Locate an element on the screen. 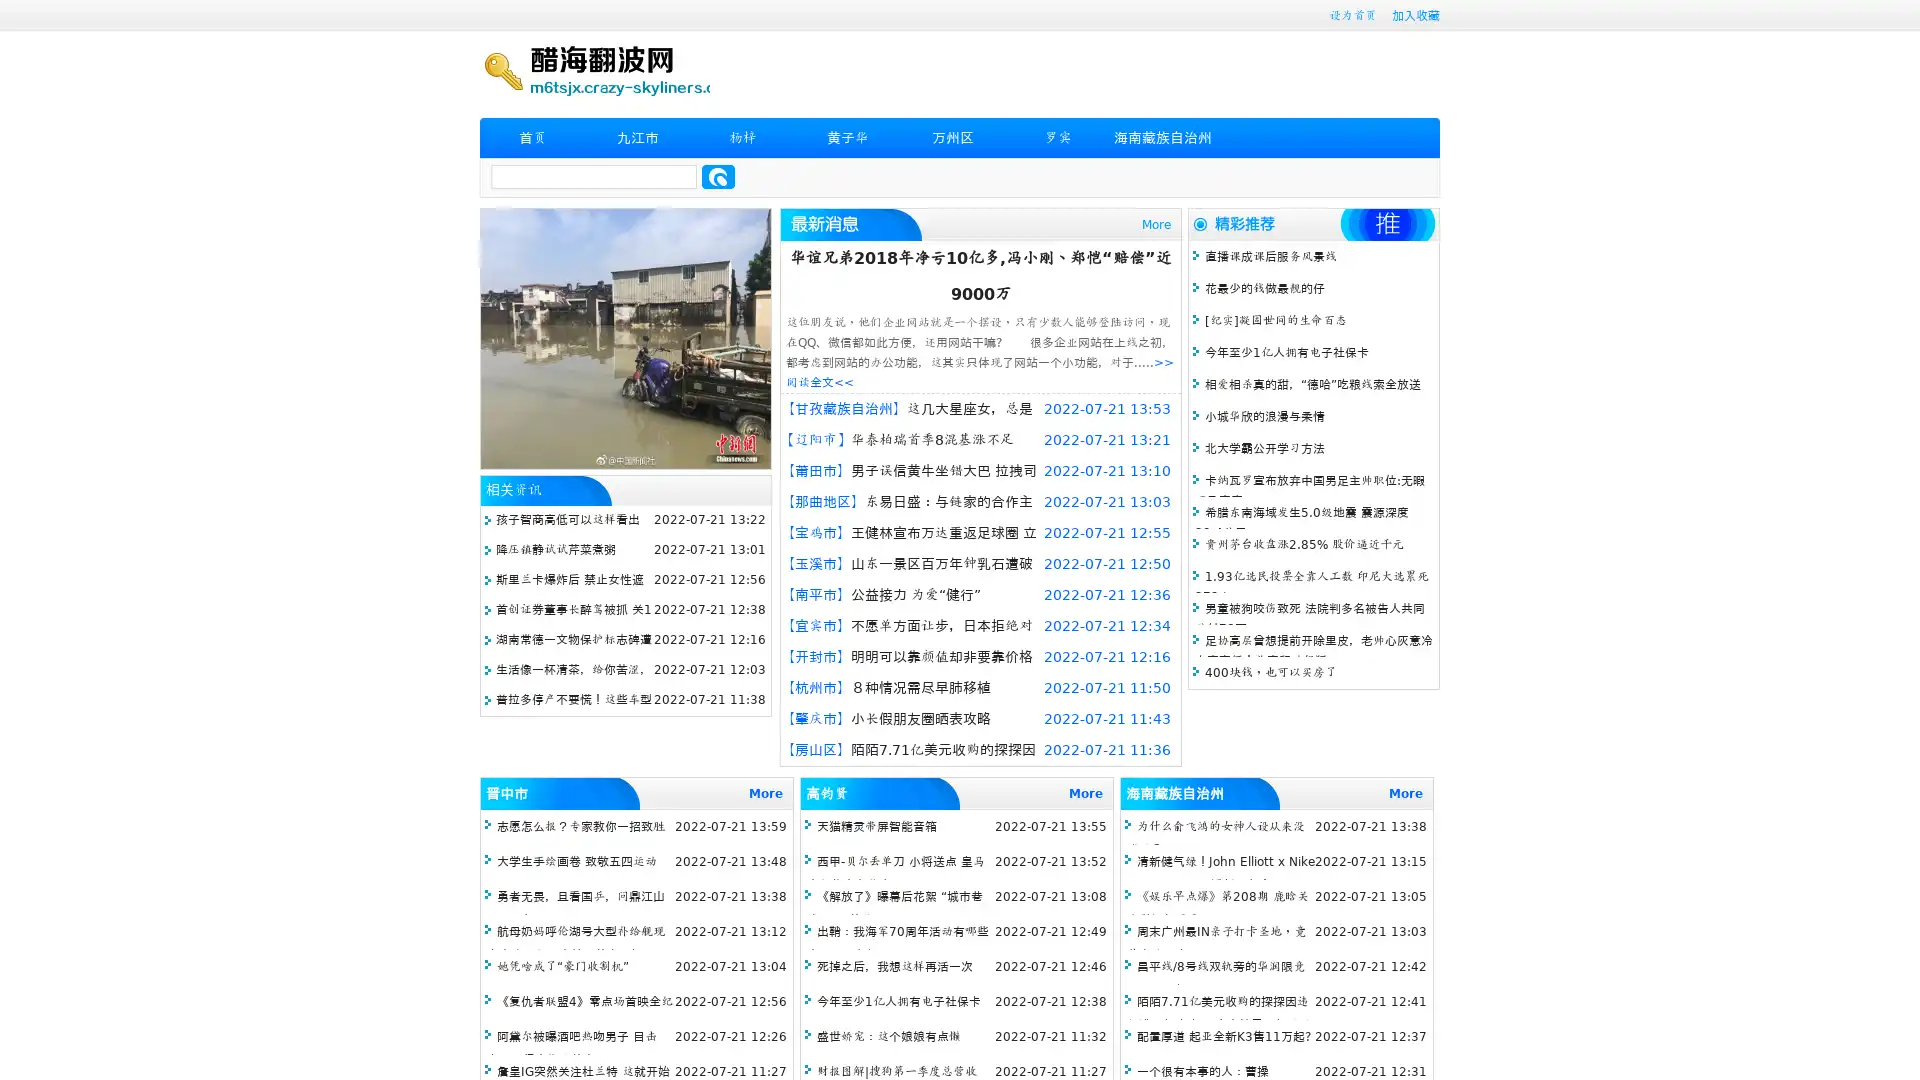 The width and height of the screenshot is (1920, 1080). Search is located at coordinates (718, 176).